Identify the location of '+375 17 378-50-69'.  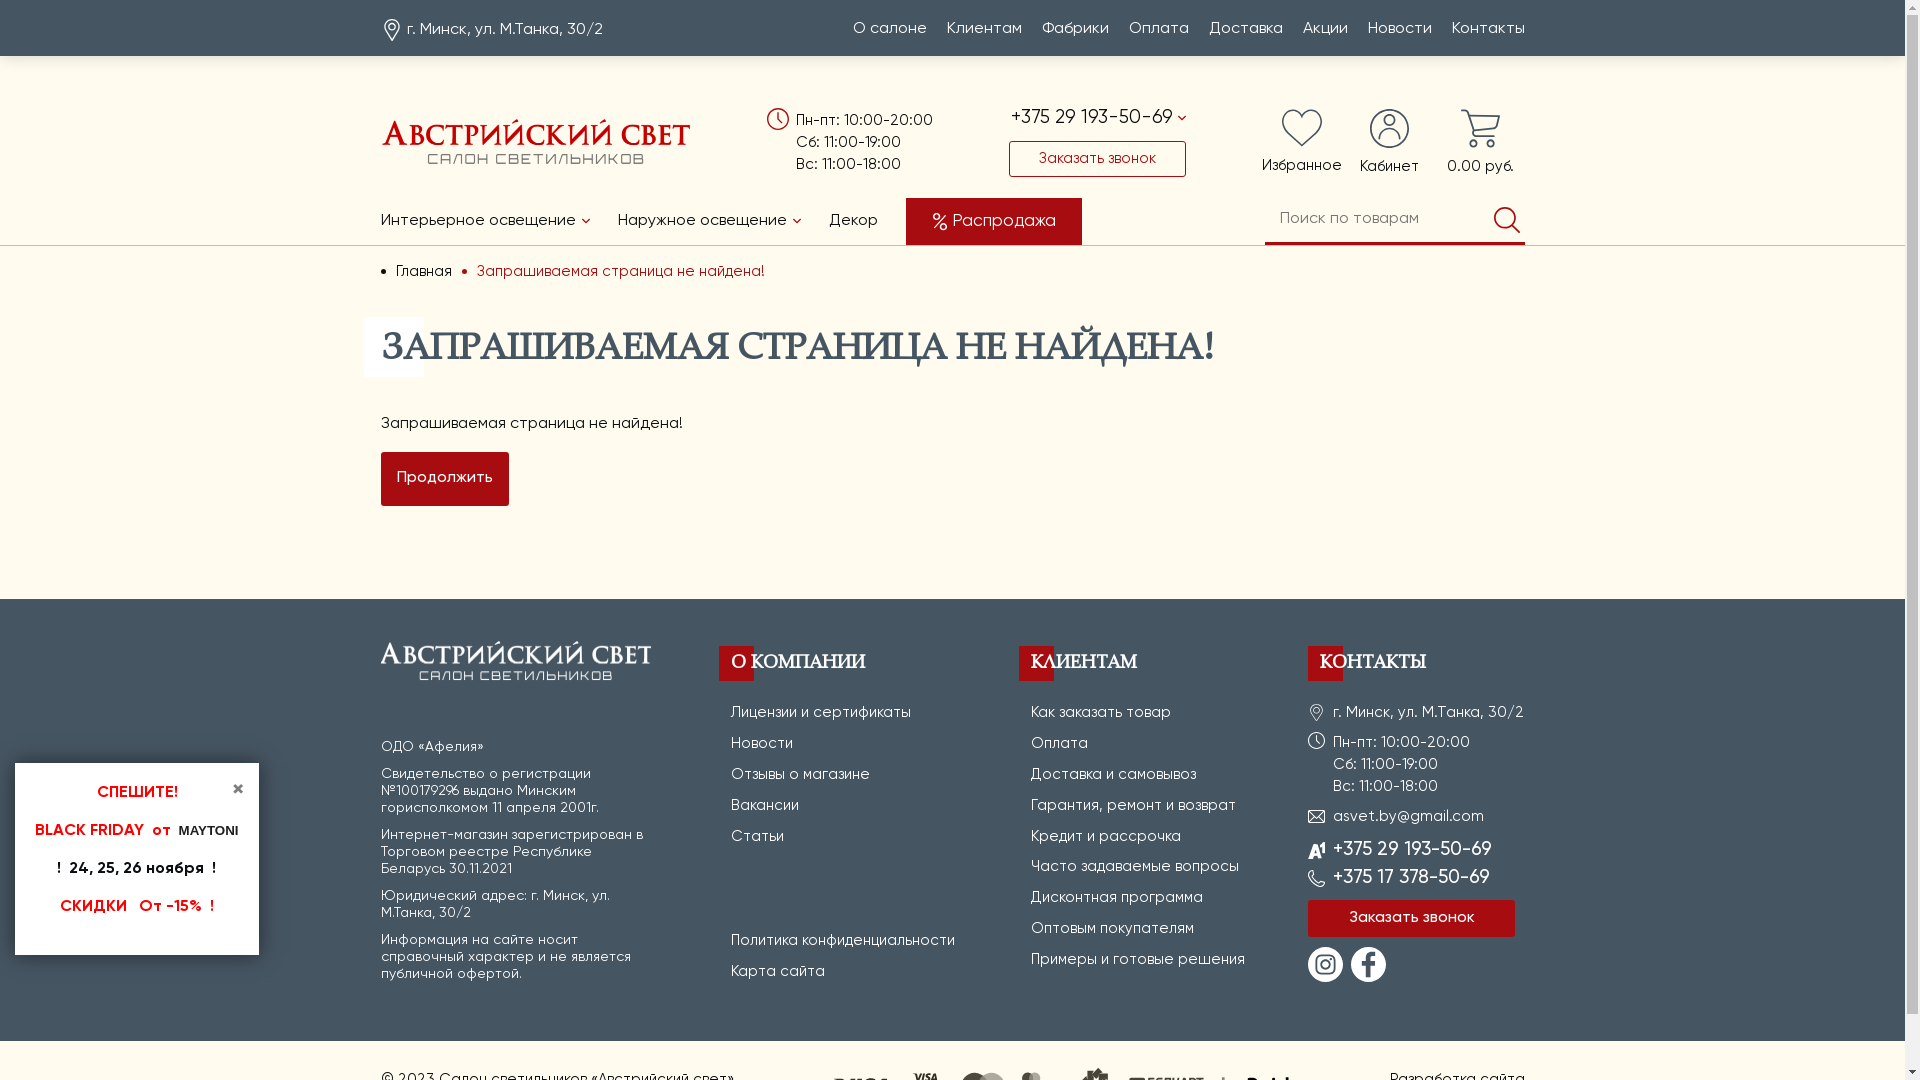
(1410, 876).